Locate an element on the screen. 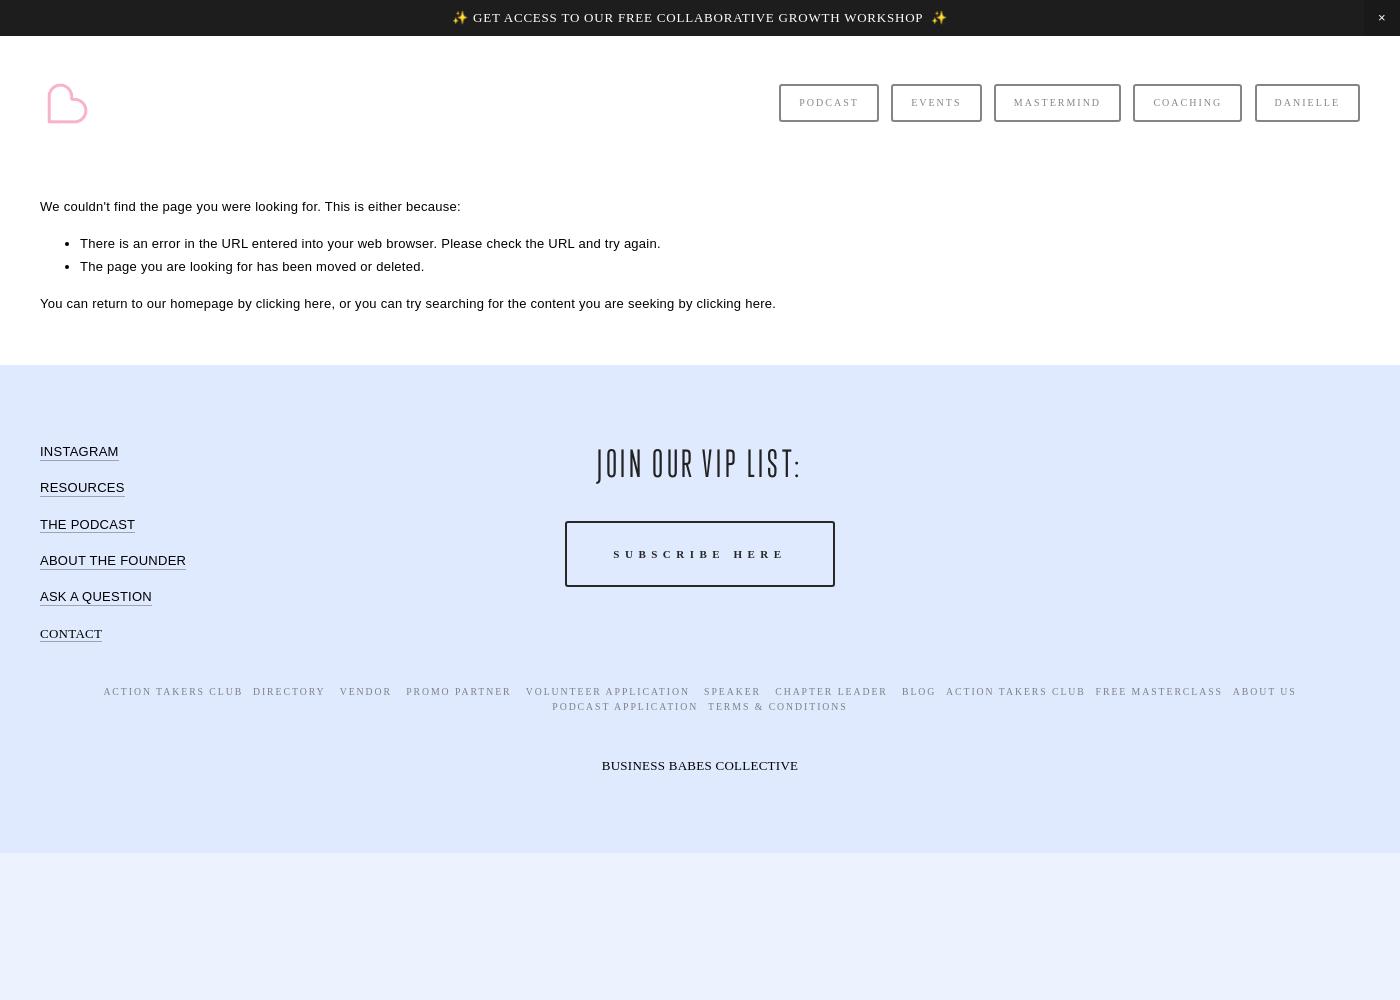 Image resolution: width=1400 pixels, height=1000 pixels. 'Chapter Leader' is located at coordinates (830, 690).